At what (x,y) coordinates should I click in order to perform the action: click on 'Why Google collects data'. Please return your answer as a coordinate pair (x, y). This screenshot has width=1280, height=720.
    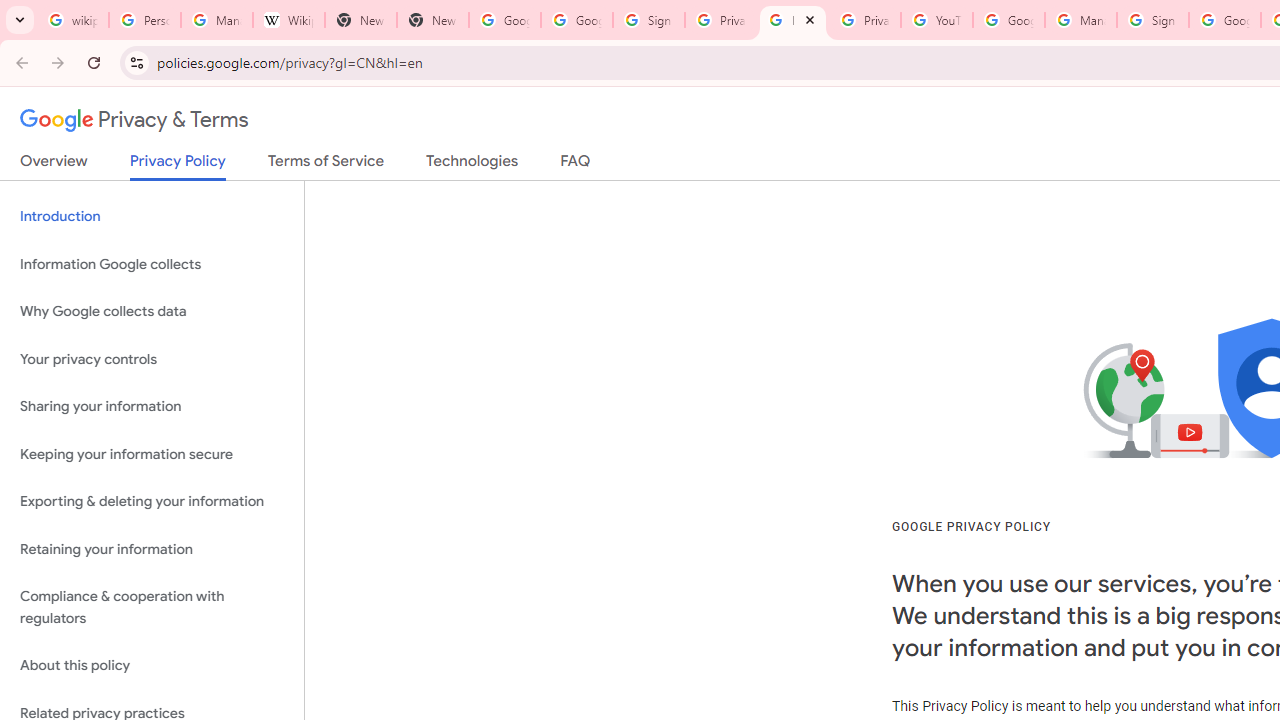
    Looking at the image, I should click on (151, 312).